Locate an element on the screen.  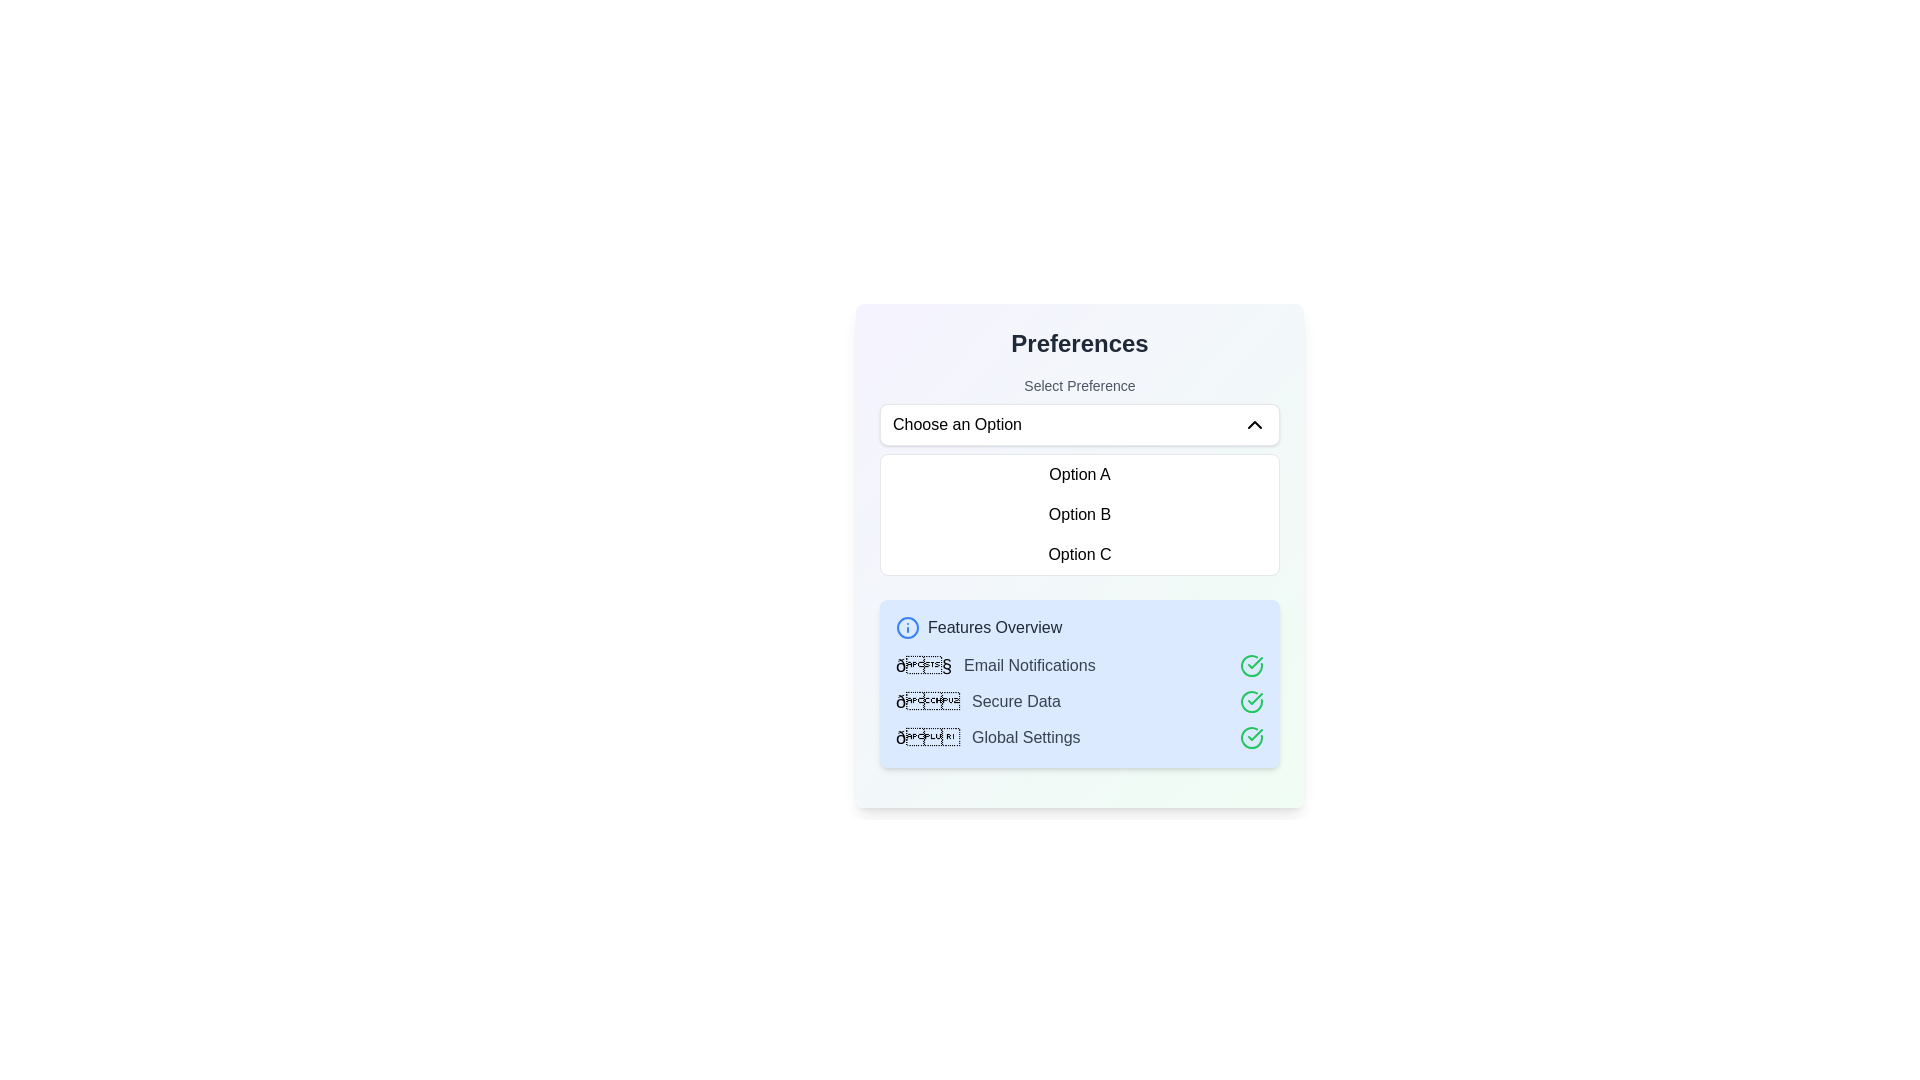
the 'Select Preference' label located at the top-left corner of the dropdown interface to interact with its area is located at coordinates (1079, 385).